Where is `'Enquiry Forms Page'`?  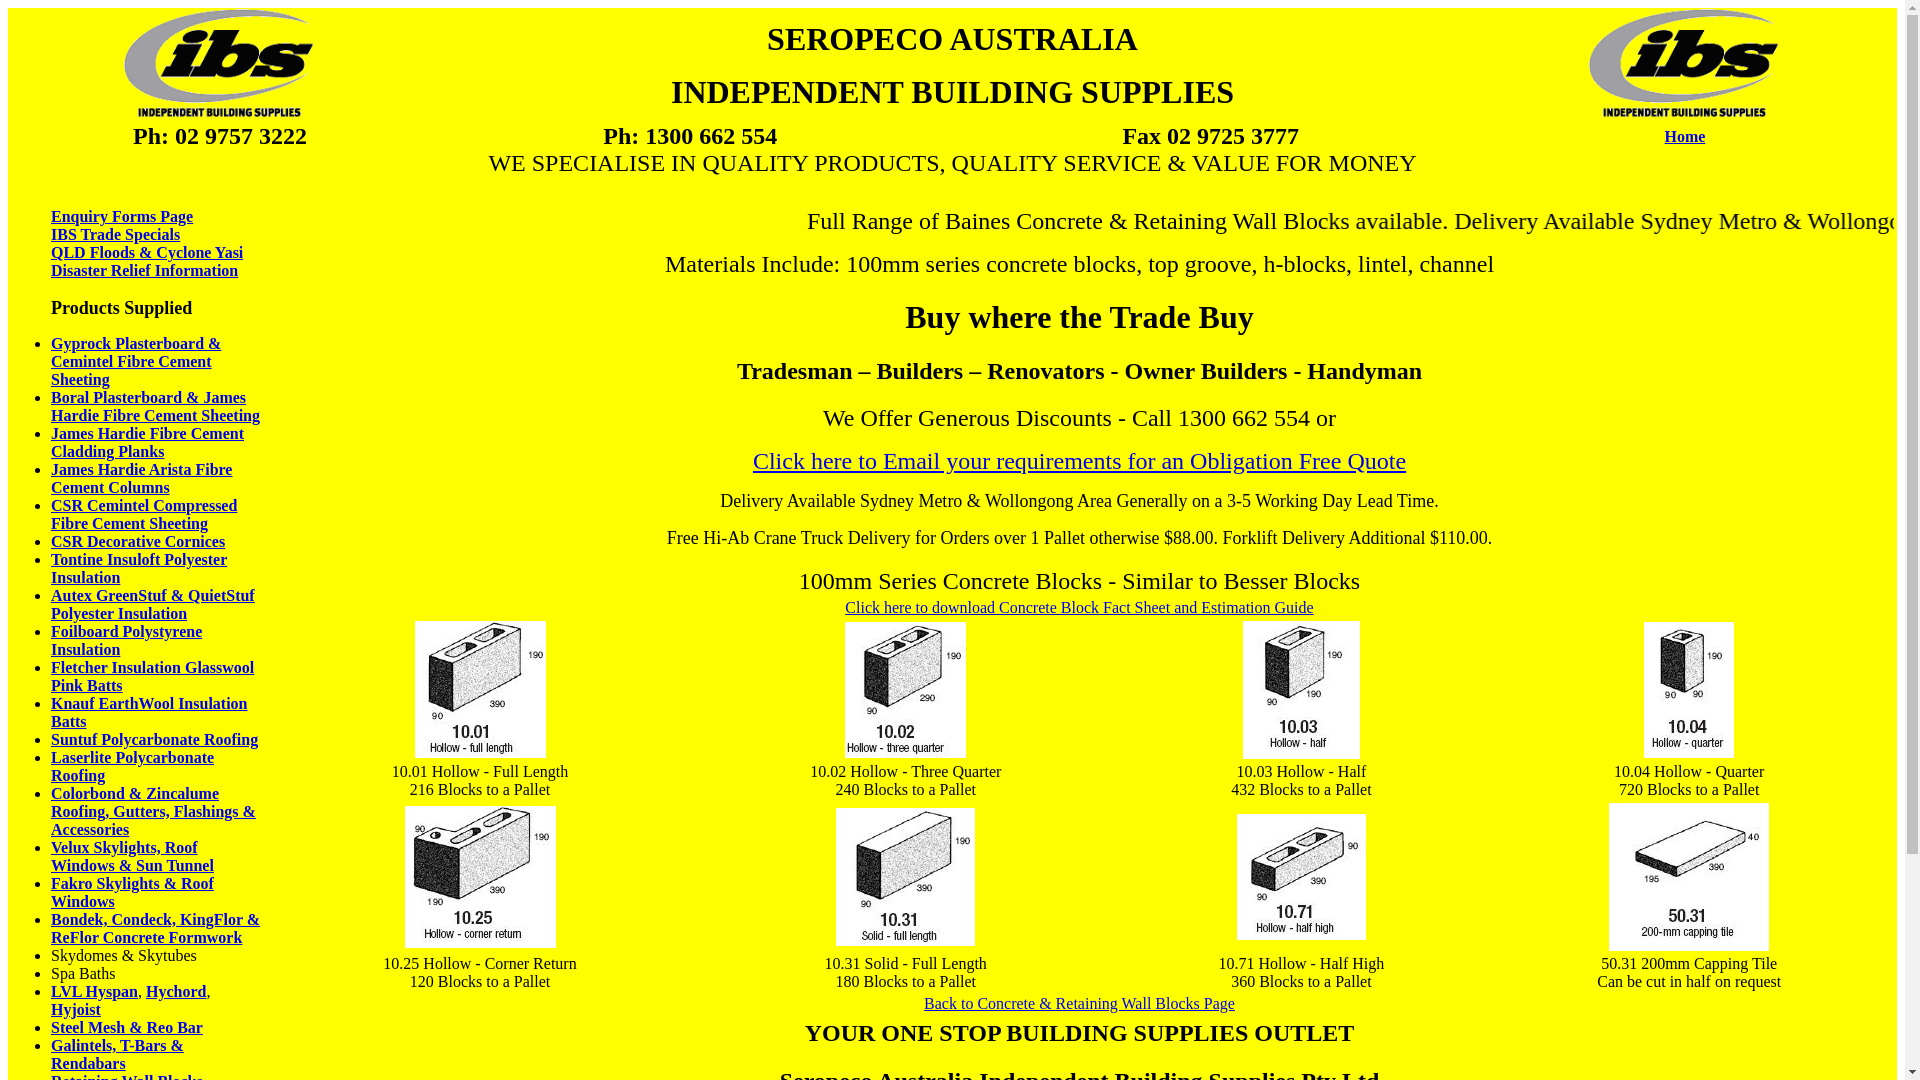
'Enquiry Forms Page' is located at coordinates (120, 216).